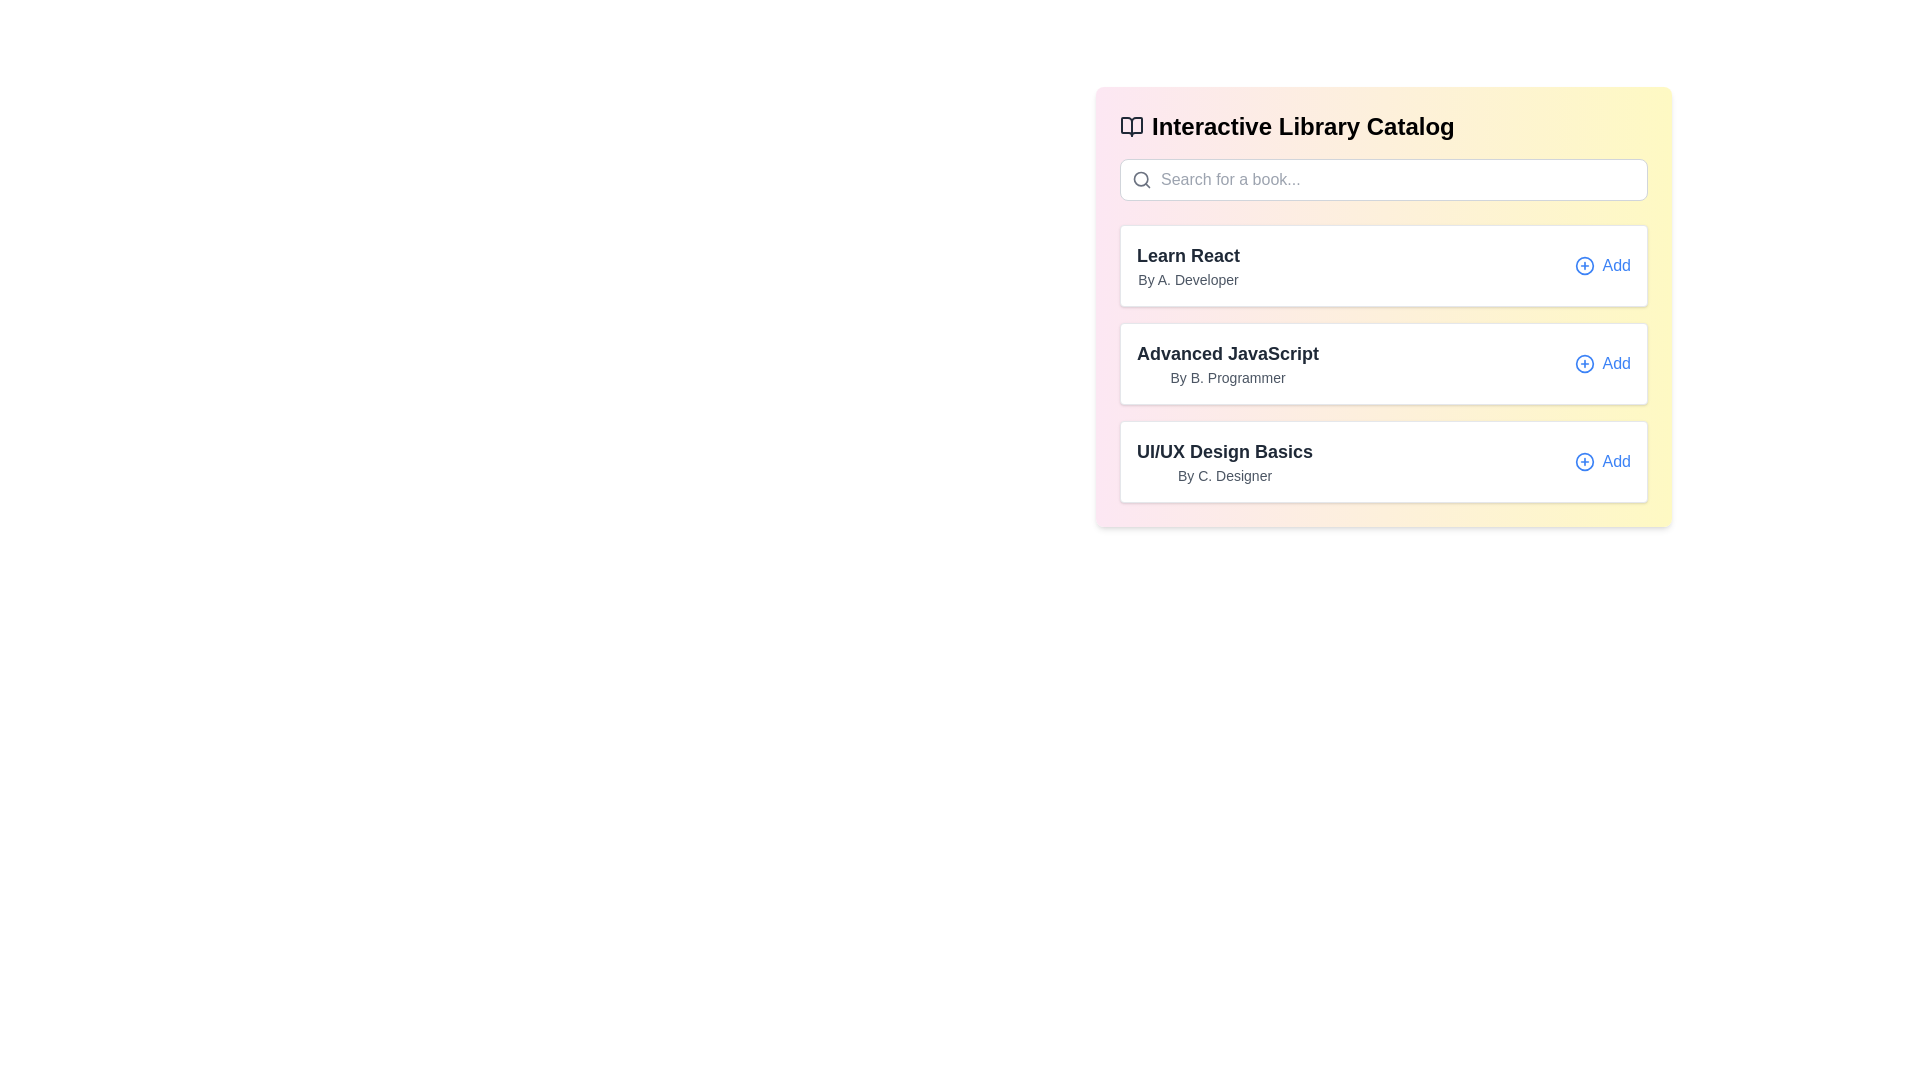 The width and height of the screenshot is (1920, 1080). What do you see at coordinates (1132, 127) in the screenshot?
I see `the open book icon located at the left side of the 'Interactive Library Catalog' header, which features symmetrical book covers and a central spine line in a grayscale line-drawn style` at bounding box center [1132, 127].